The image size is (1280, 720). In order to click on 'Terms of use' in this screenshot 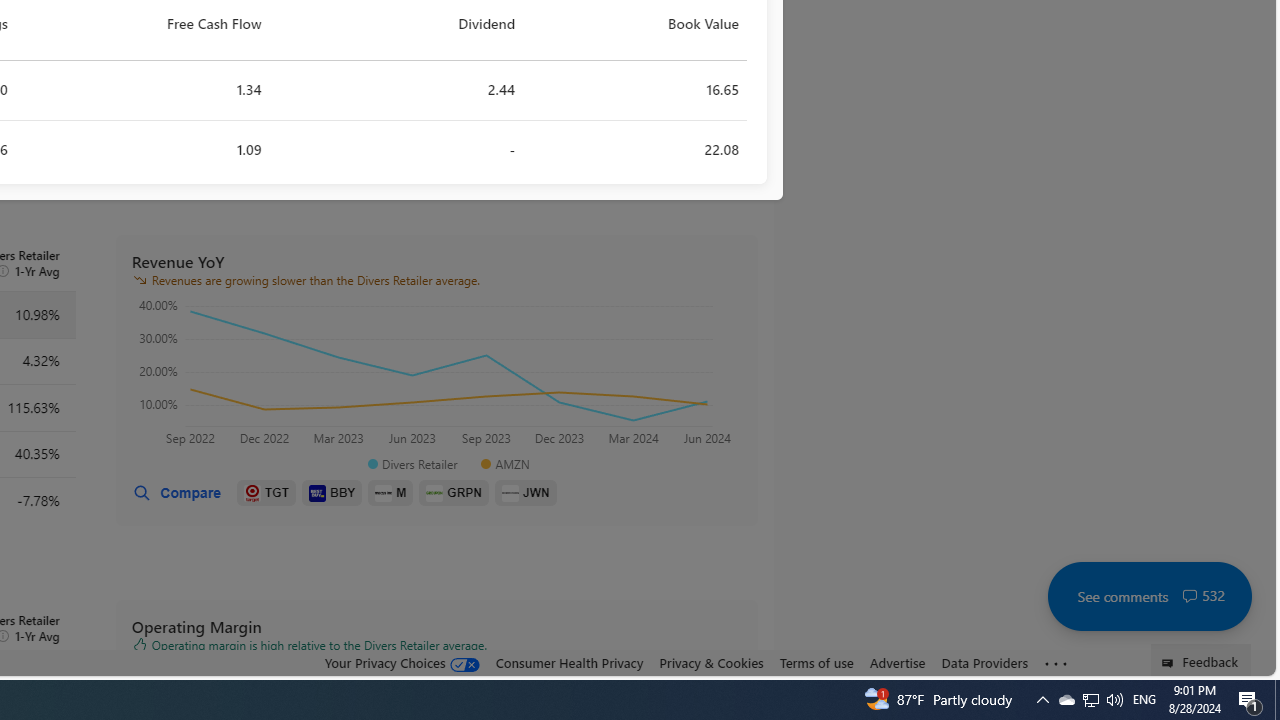, I will do `click(816, 662)`.